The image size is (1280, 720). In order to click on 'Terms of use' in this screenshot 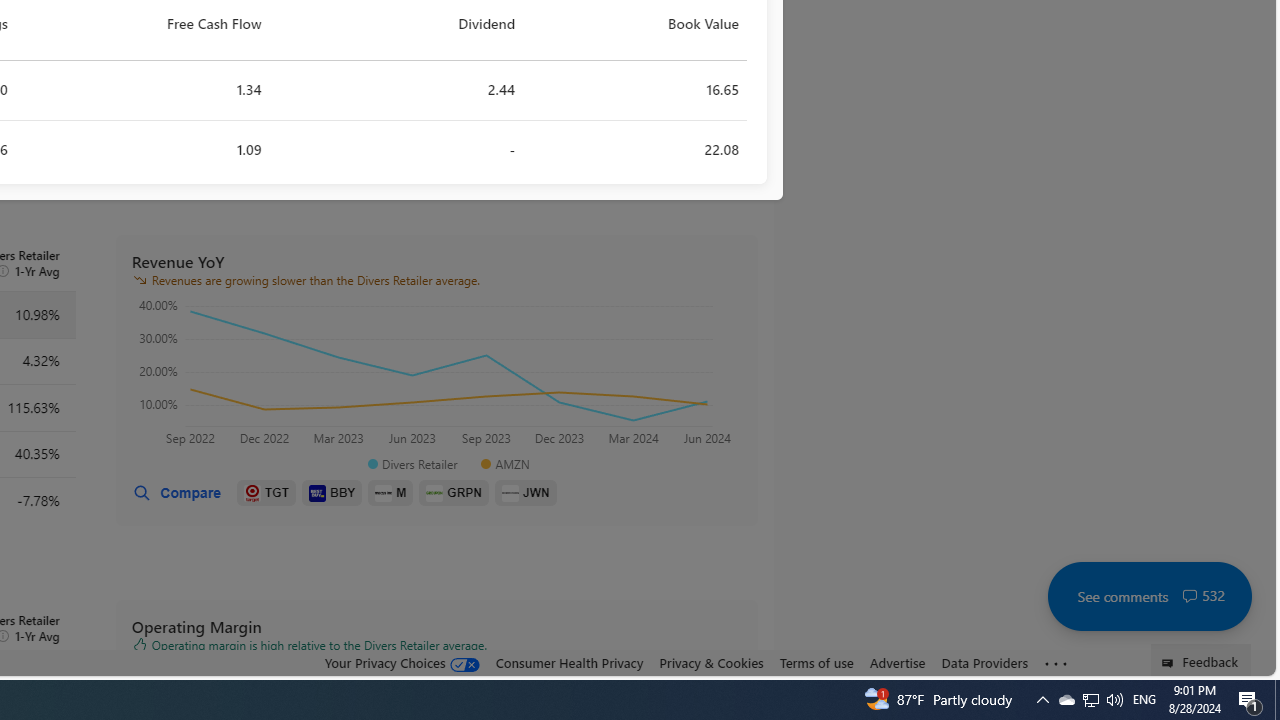, I will do `click(816, 662)`.